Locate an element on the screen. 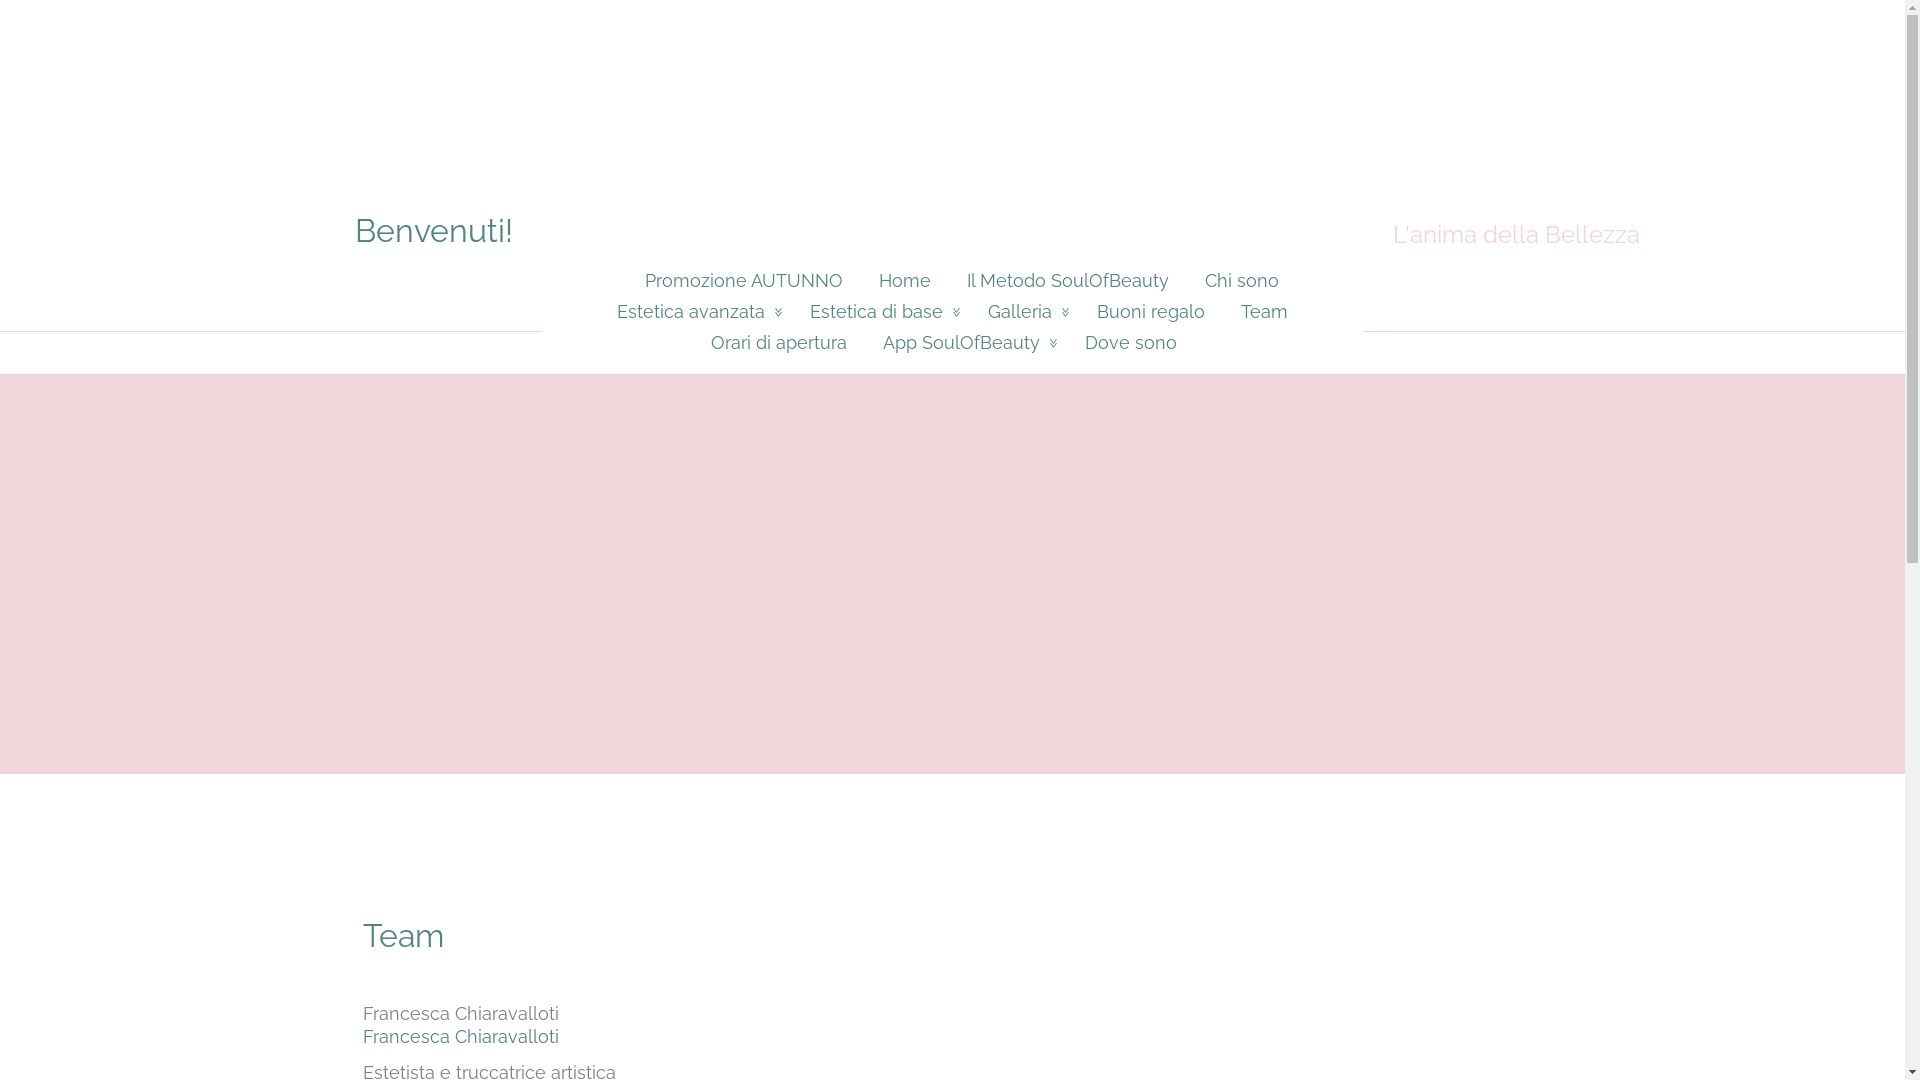  'Team' is located at coordinates (1222, 311).